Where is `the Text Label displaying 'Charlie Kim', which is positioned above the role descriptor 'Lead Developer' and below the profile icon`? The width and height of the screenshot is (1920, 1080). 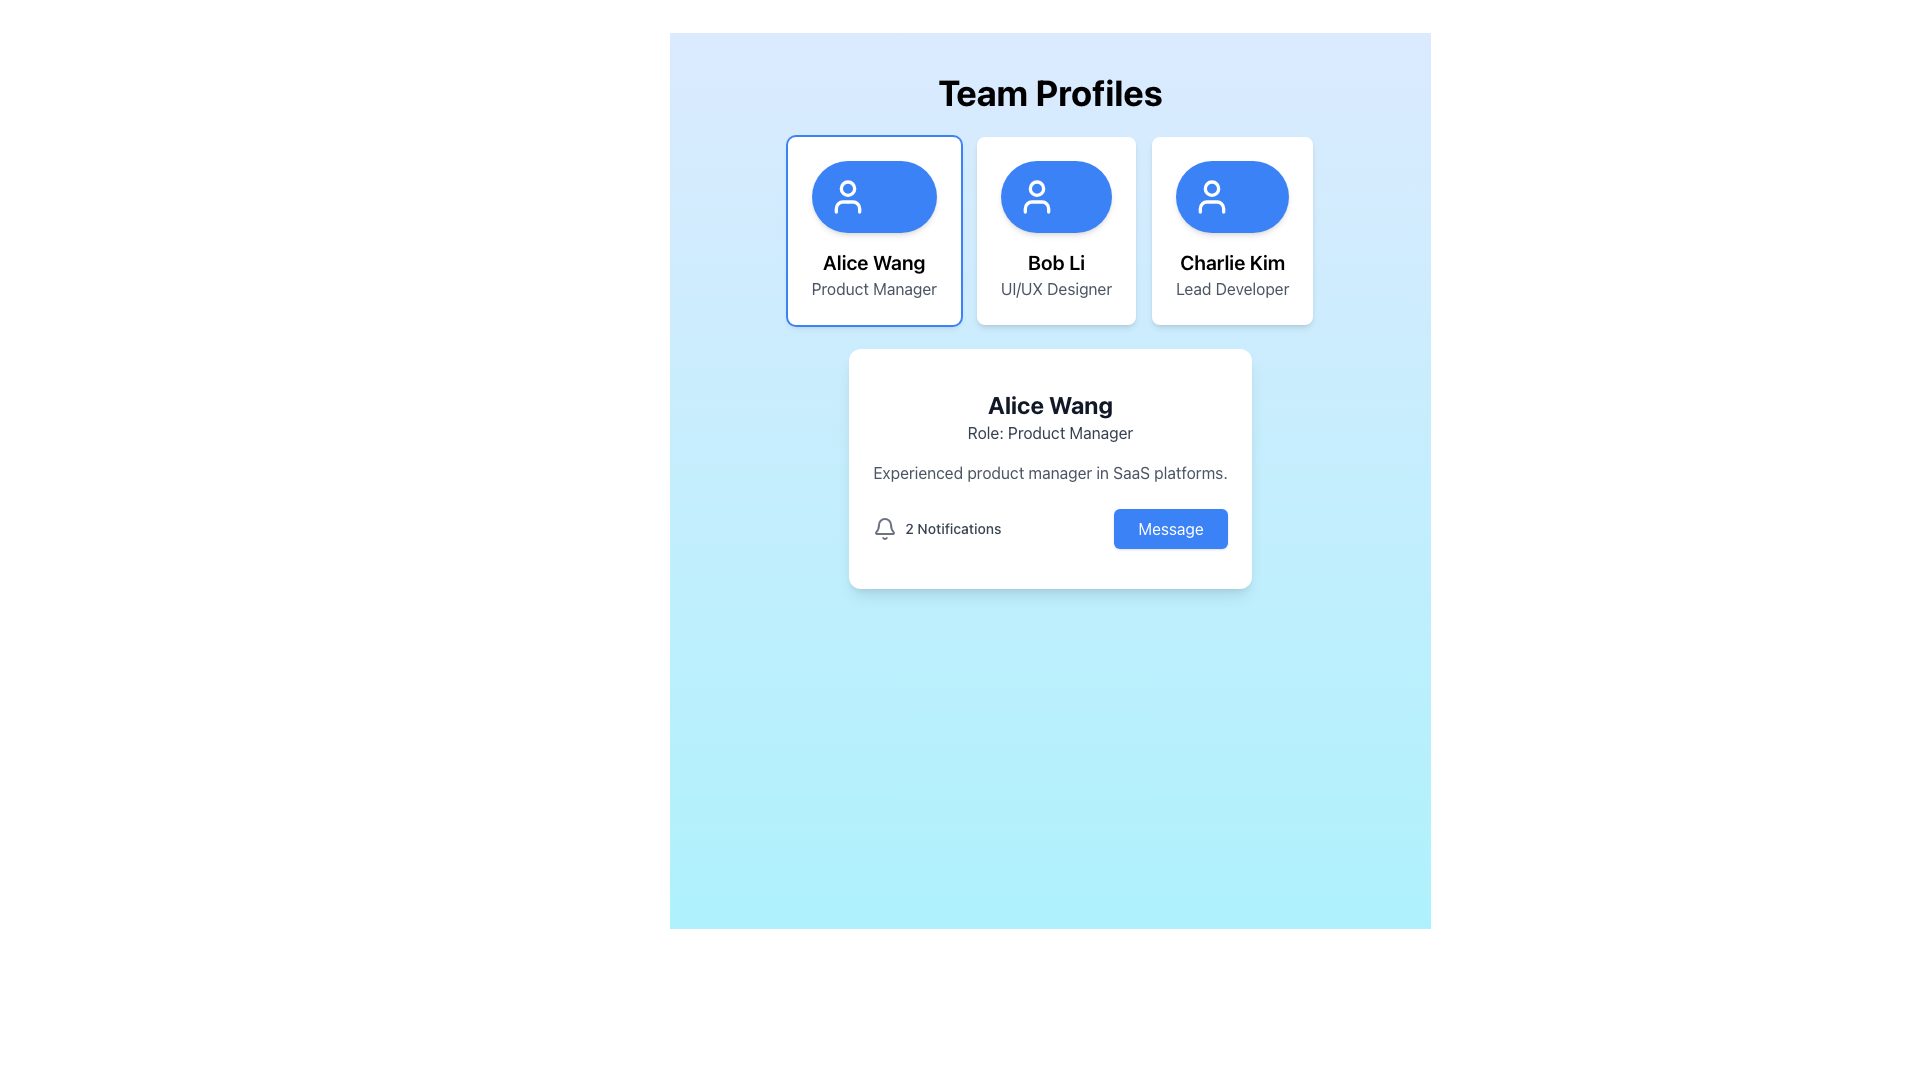 the Text Label displaying 'Charlie Kim', which is positioned above the role descriptor 'Lead Developer' and below the profile icon is located at coordinates (1231, 261).